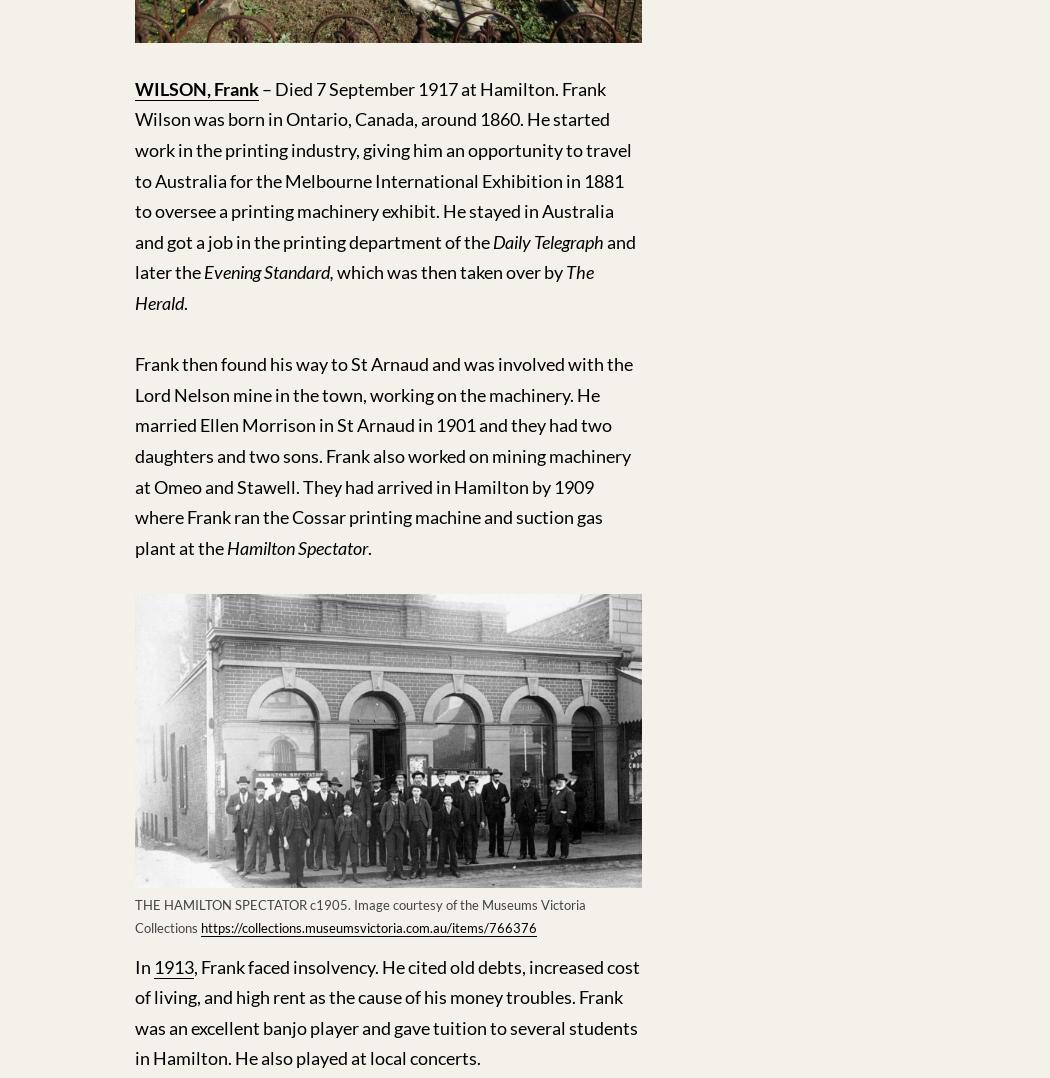 The image size is (1050, 1078). What do you see at coordinates (134, 455) in the screenshot?
I see `'Frank then found his way to St Arnaud and was involved with the Lord Nelson mine in the town, working on the machinery. He married Ellen Morrison in St Arnaud in 1901 and they had two daughters and two sons. Frank also worked on mining machinery at Omeo and Stawell. They had arrived in Hamilton by 1909 where Frank ran the Cossar printing machine and suction gas plant at the'` at bounding box center [134, 455].